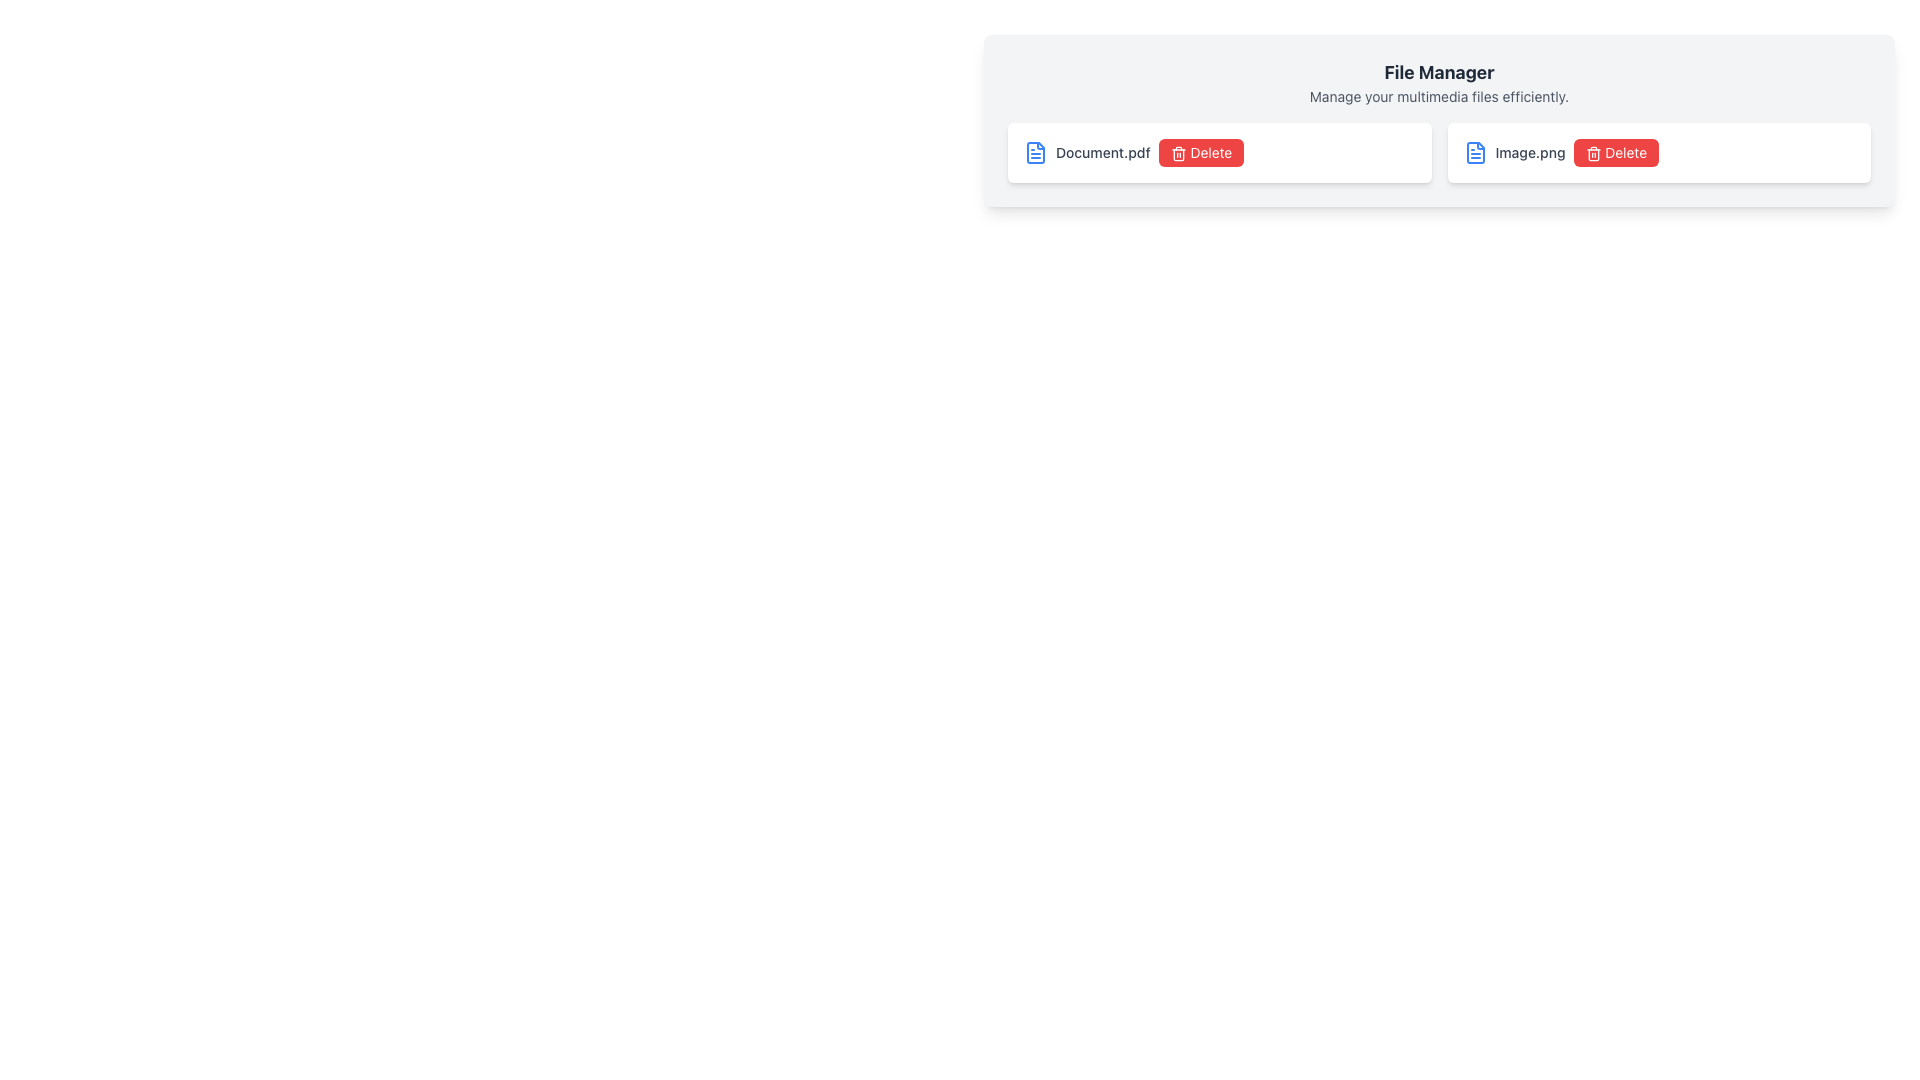  What do you see at coordinates (1200, 152) in the screenshot?
I see `the delete button for 'Document.pdf'` at bounding box center [1200, 152].